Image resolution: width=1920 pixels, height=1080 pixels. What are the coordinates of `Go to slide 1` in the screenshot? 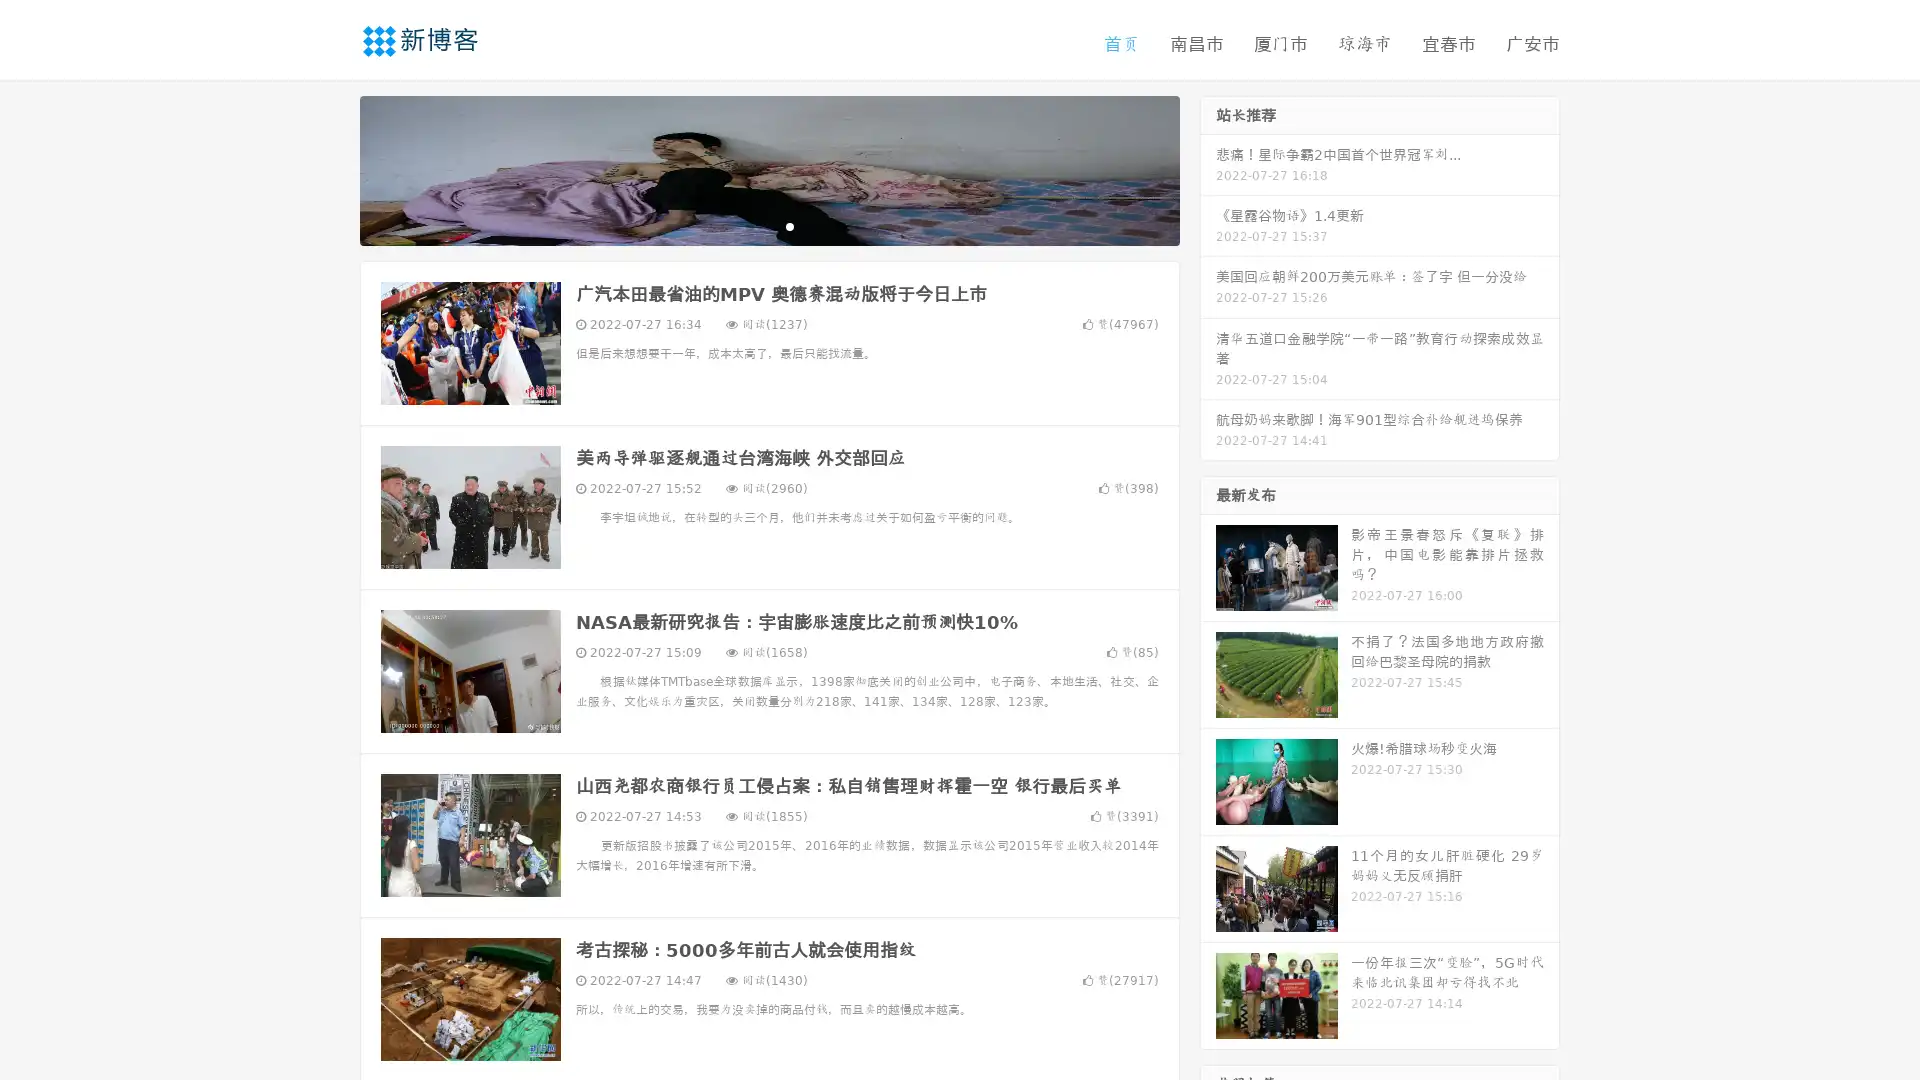 It's located at (748, 225).